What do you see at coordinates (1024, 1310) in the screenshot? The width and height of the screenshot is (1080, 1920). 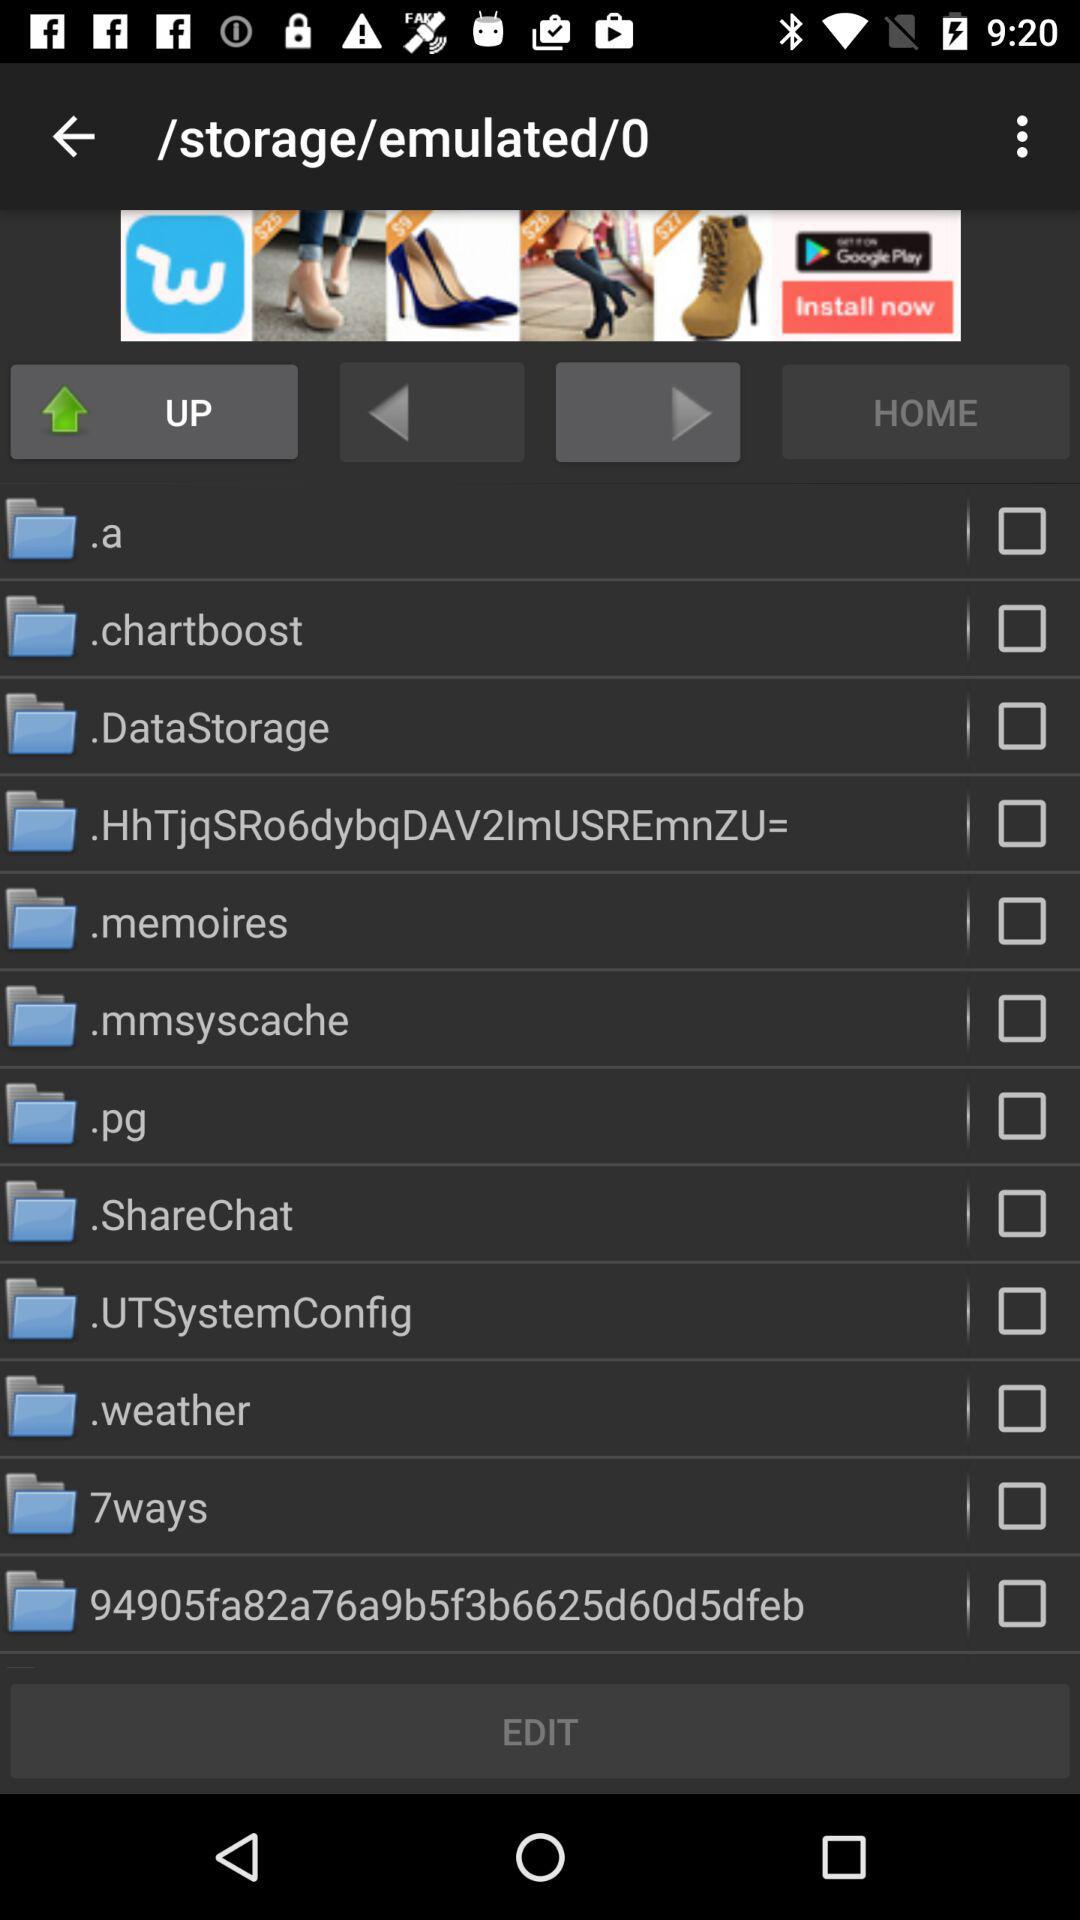 I see `mark/unmark` at bounding box center [1024, 1310].